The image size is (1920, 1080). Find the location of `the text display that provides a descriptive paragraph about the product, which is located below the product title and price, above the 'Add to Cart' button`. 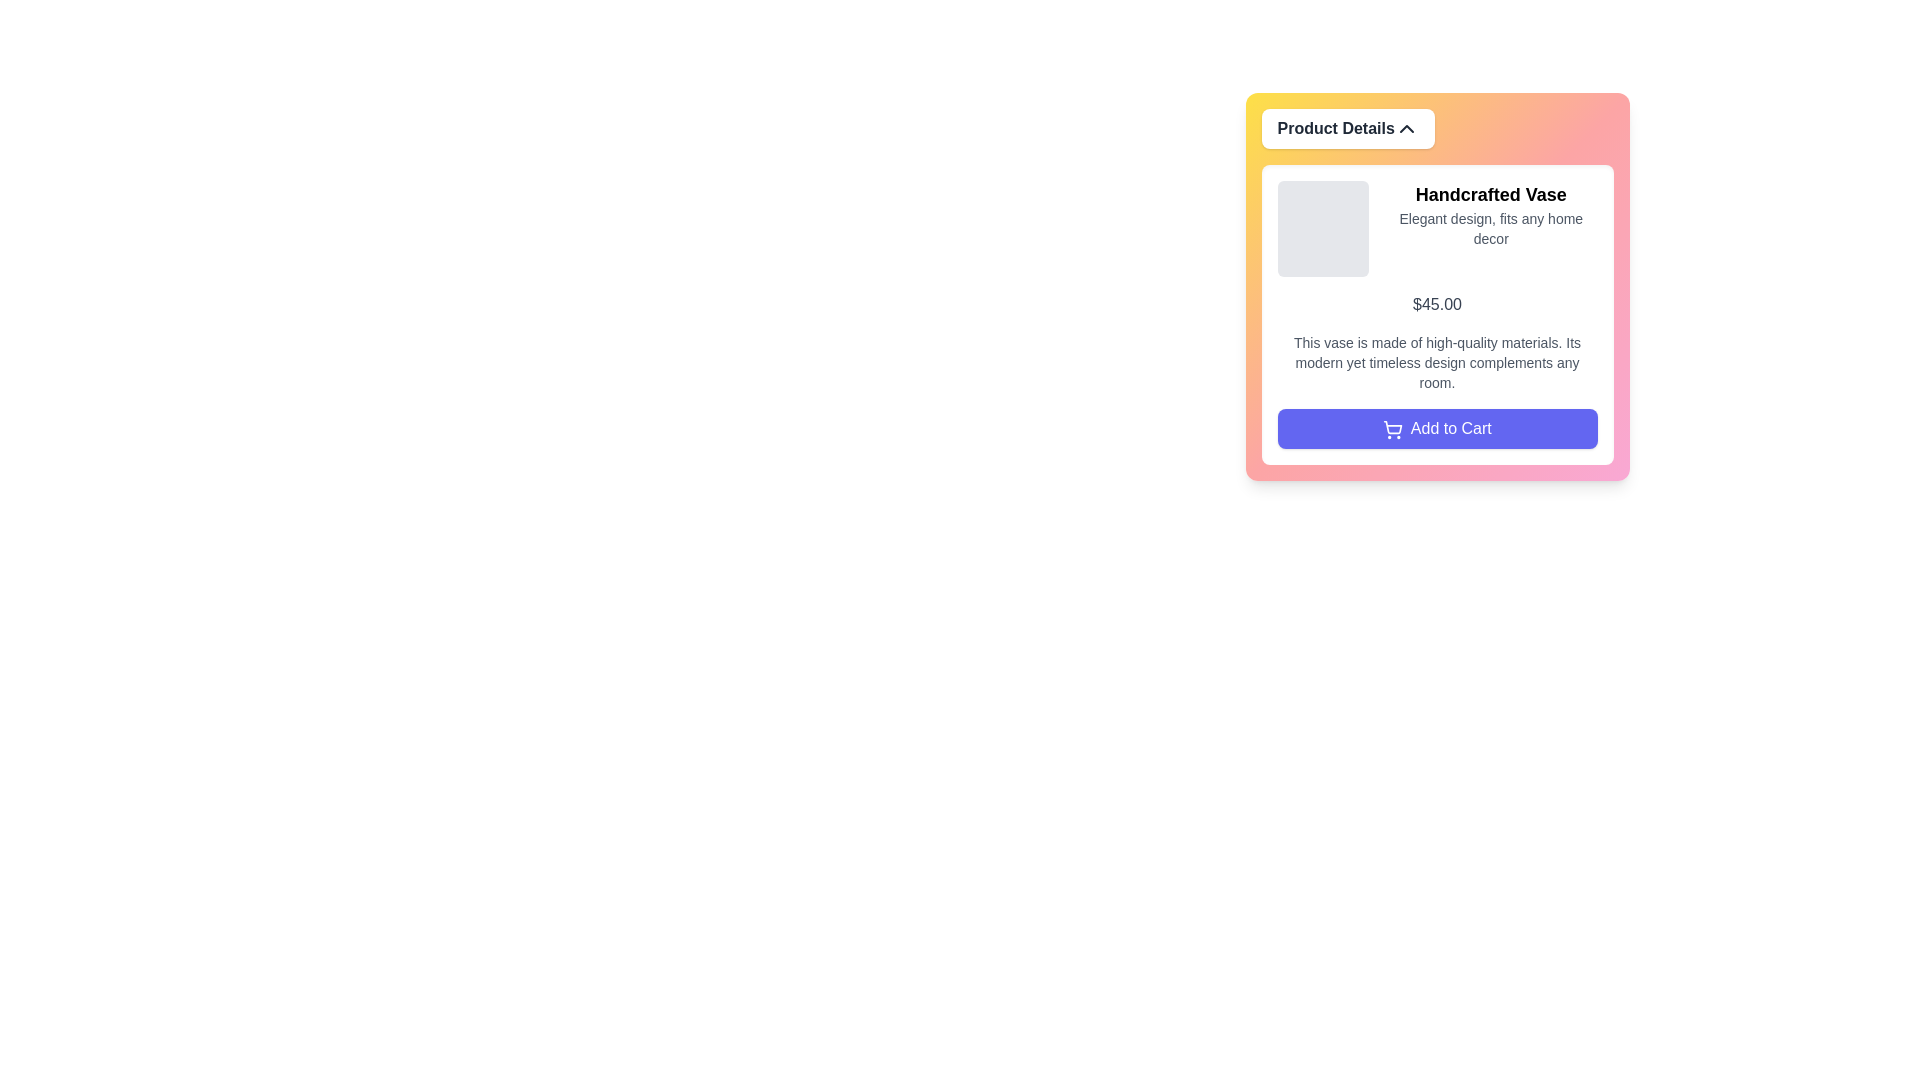

the text display that provides a descriptive paragraph about the product, which is located below the product title and price, above the 'Add to Cart' button is located at coordinates (1436, 362).